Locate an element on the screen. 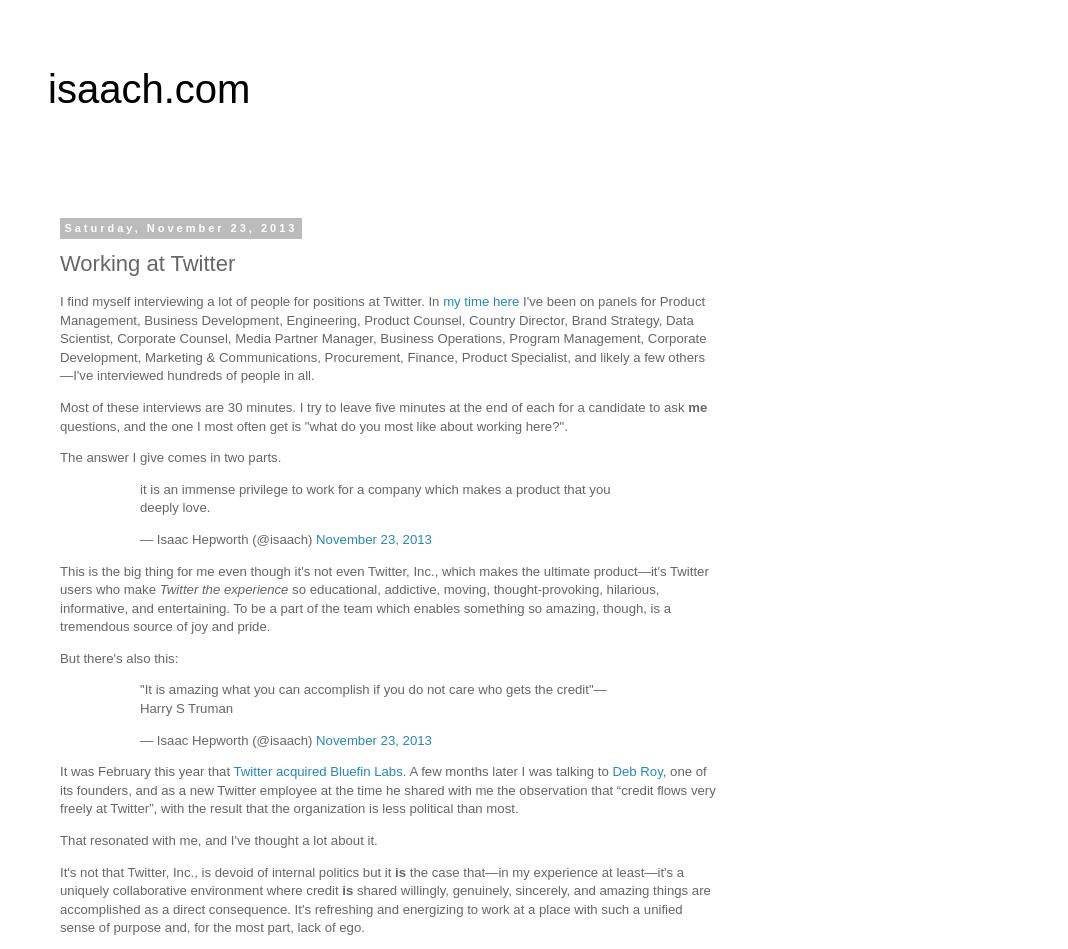 This screenshot has height=949, width=1068. '"It is amazing what you can accomplish if you do not care who gets the credit"—Harry S Truman' is located at coordinates (372, 698).